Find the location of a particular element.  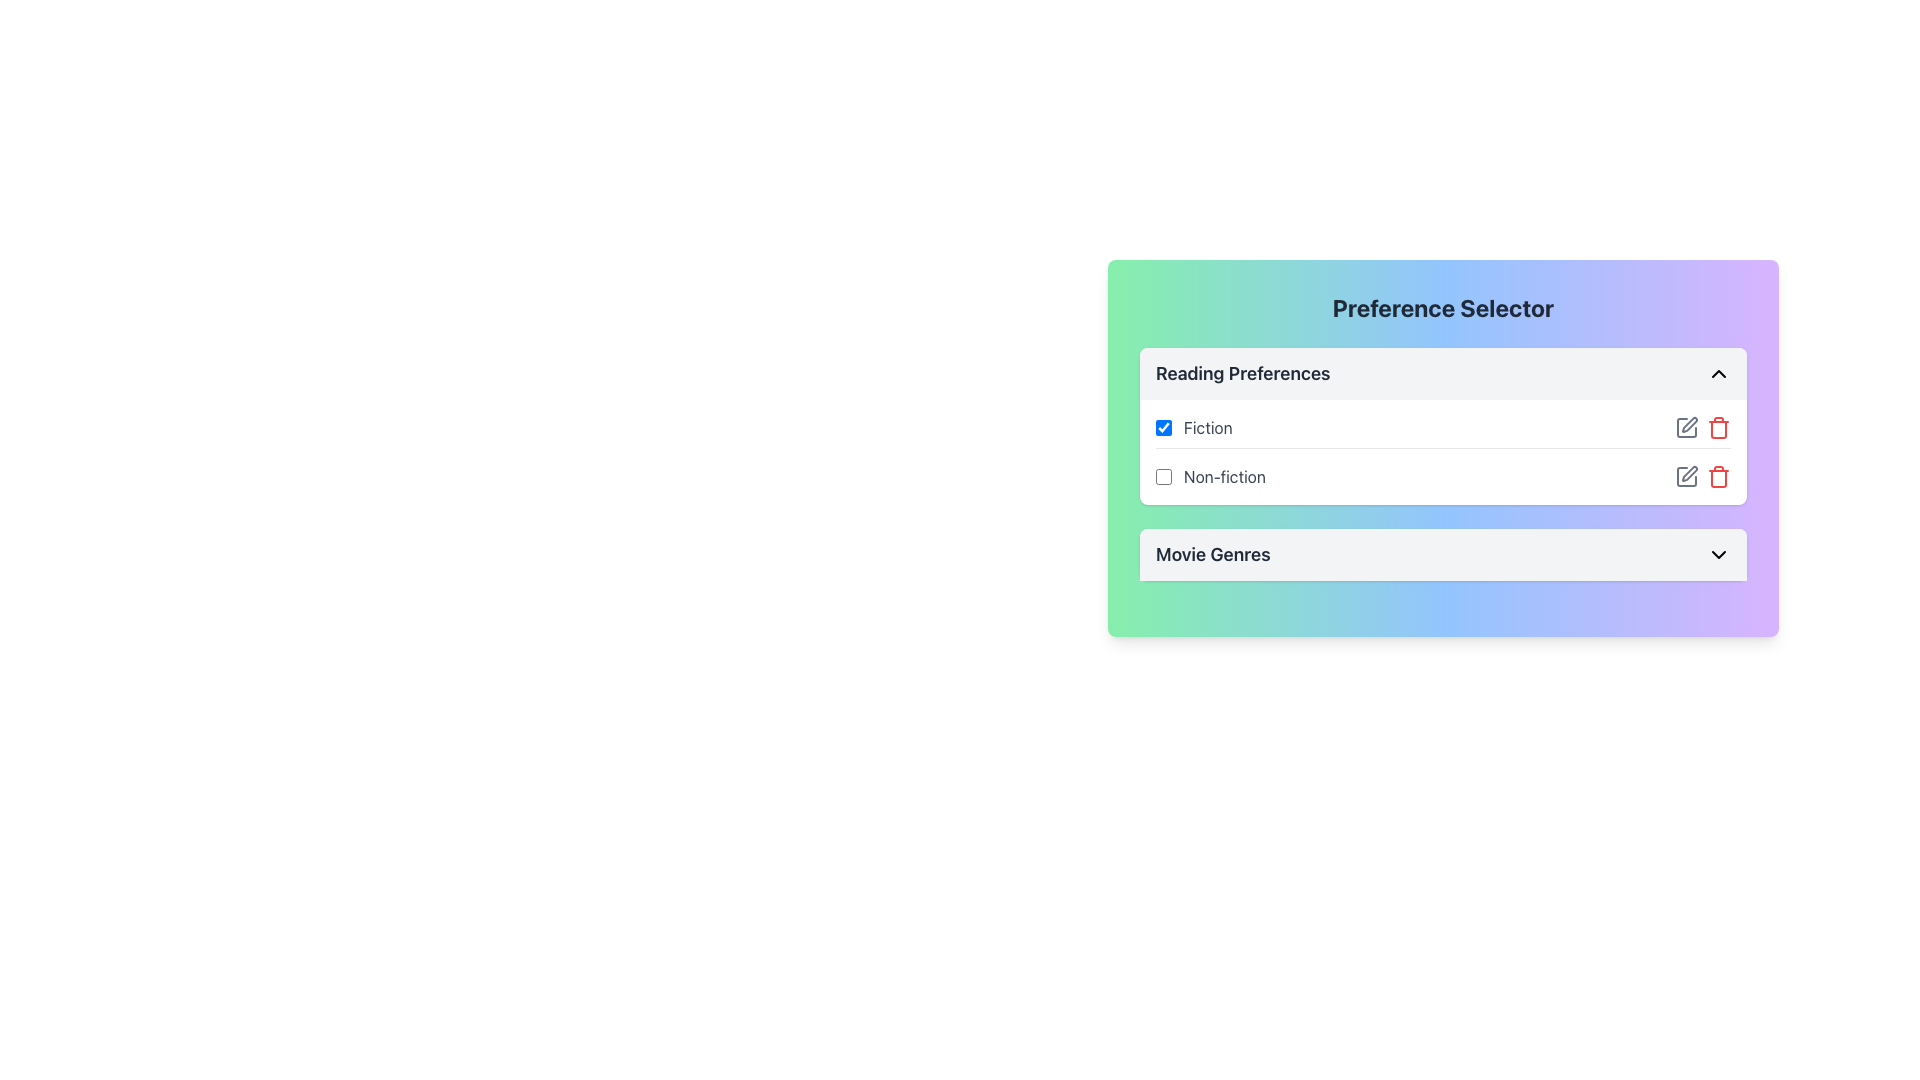

the delete icon button for the 'Non-fiction' preference located in the rightmost part of the horizontal group under the 'Reading Preferences' section to observe the color change effect is located at coordinates (1717, 477).